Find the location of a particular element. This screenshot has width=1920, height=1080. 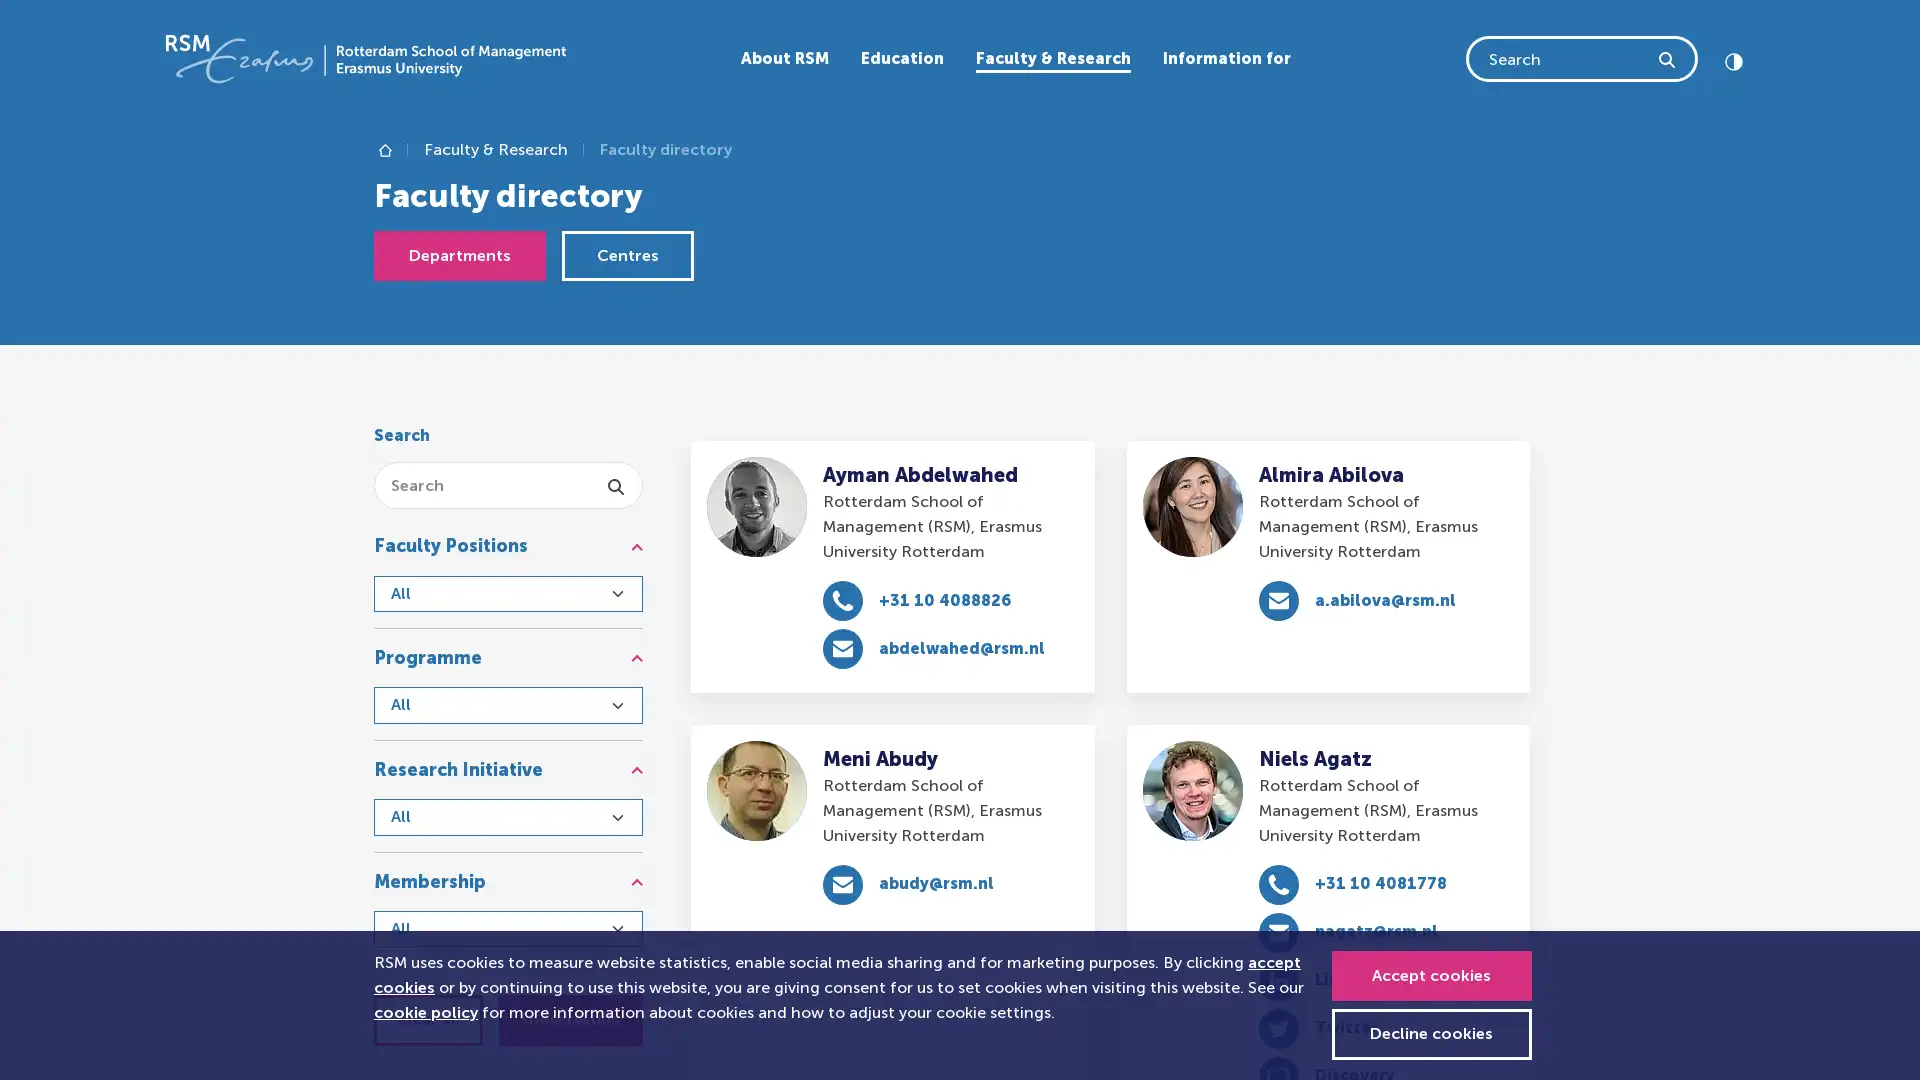

Click to set high contrast Contrast off is located at coordinates (1732, 57).